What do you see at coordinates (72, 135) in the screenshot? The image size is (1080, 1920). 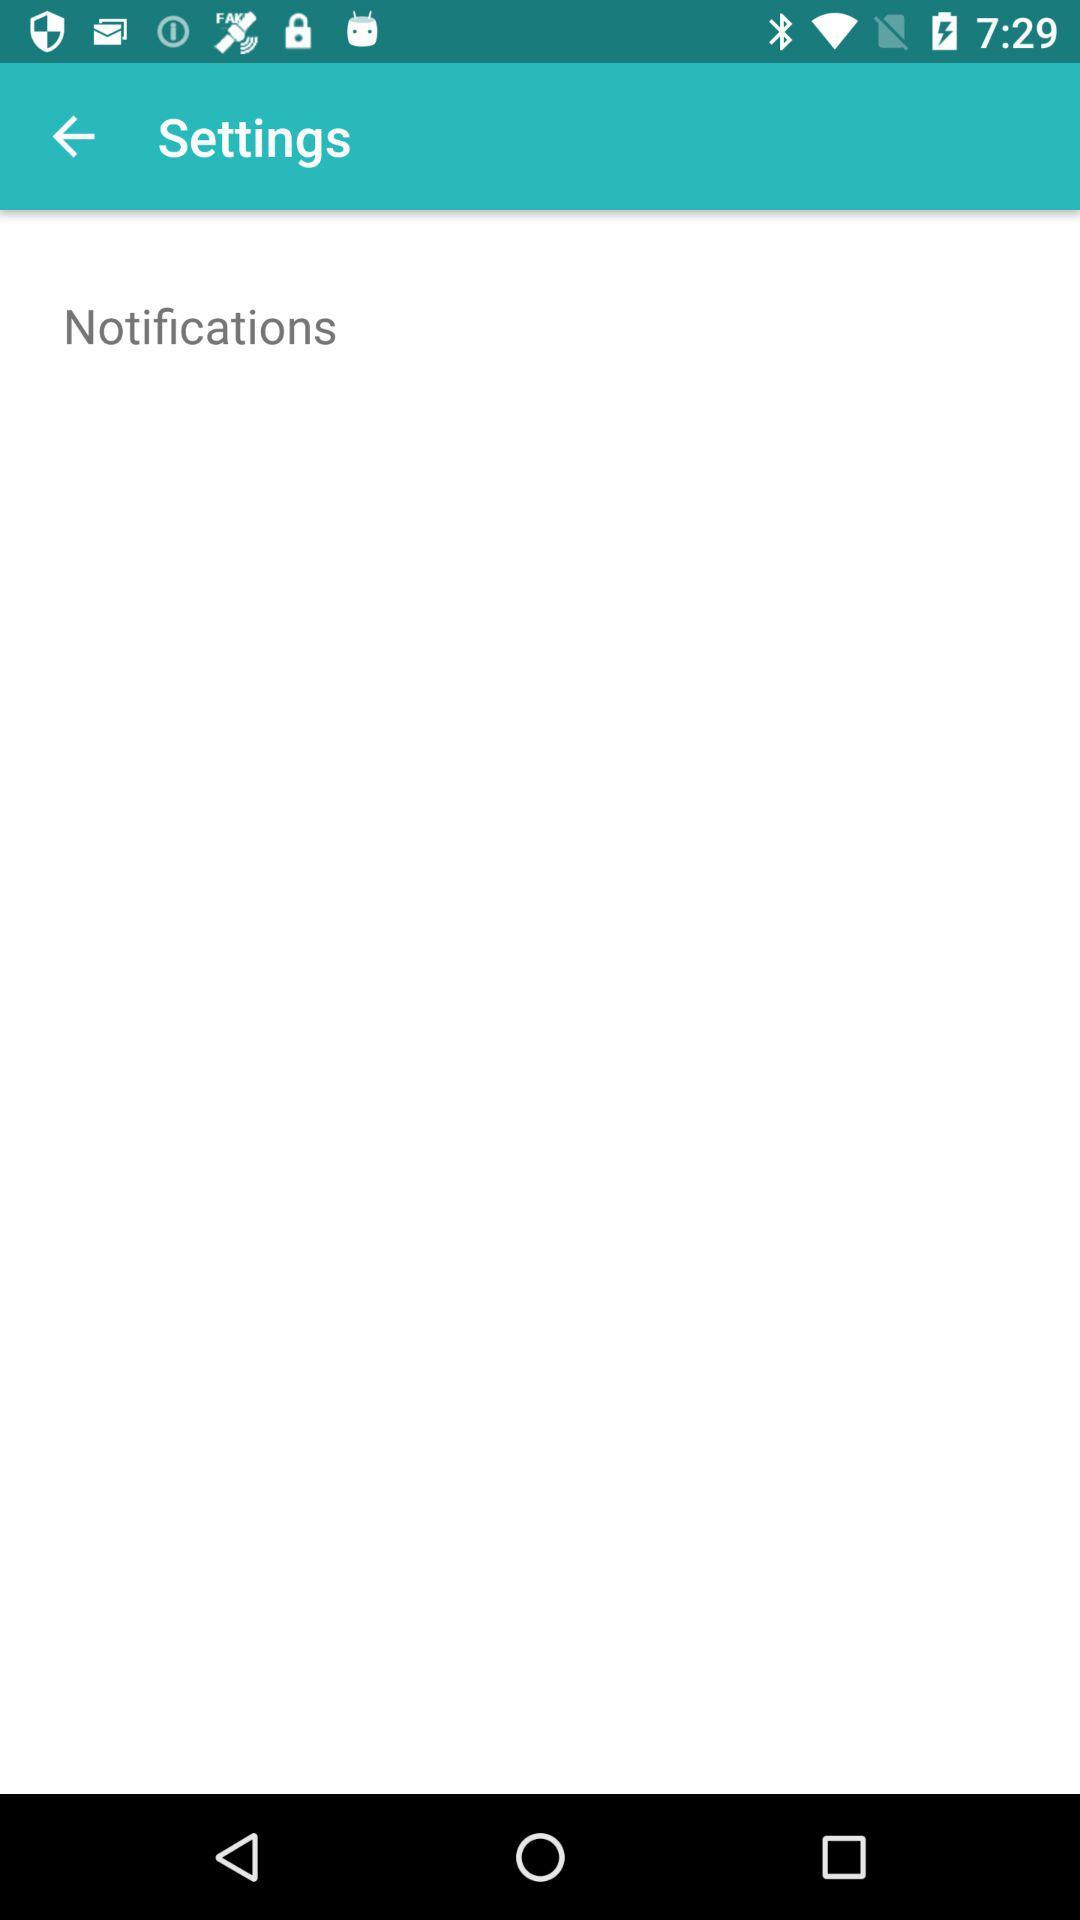 I see `app next to settings icon` at bounding box center [72, 135].